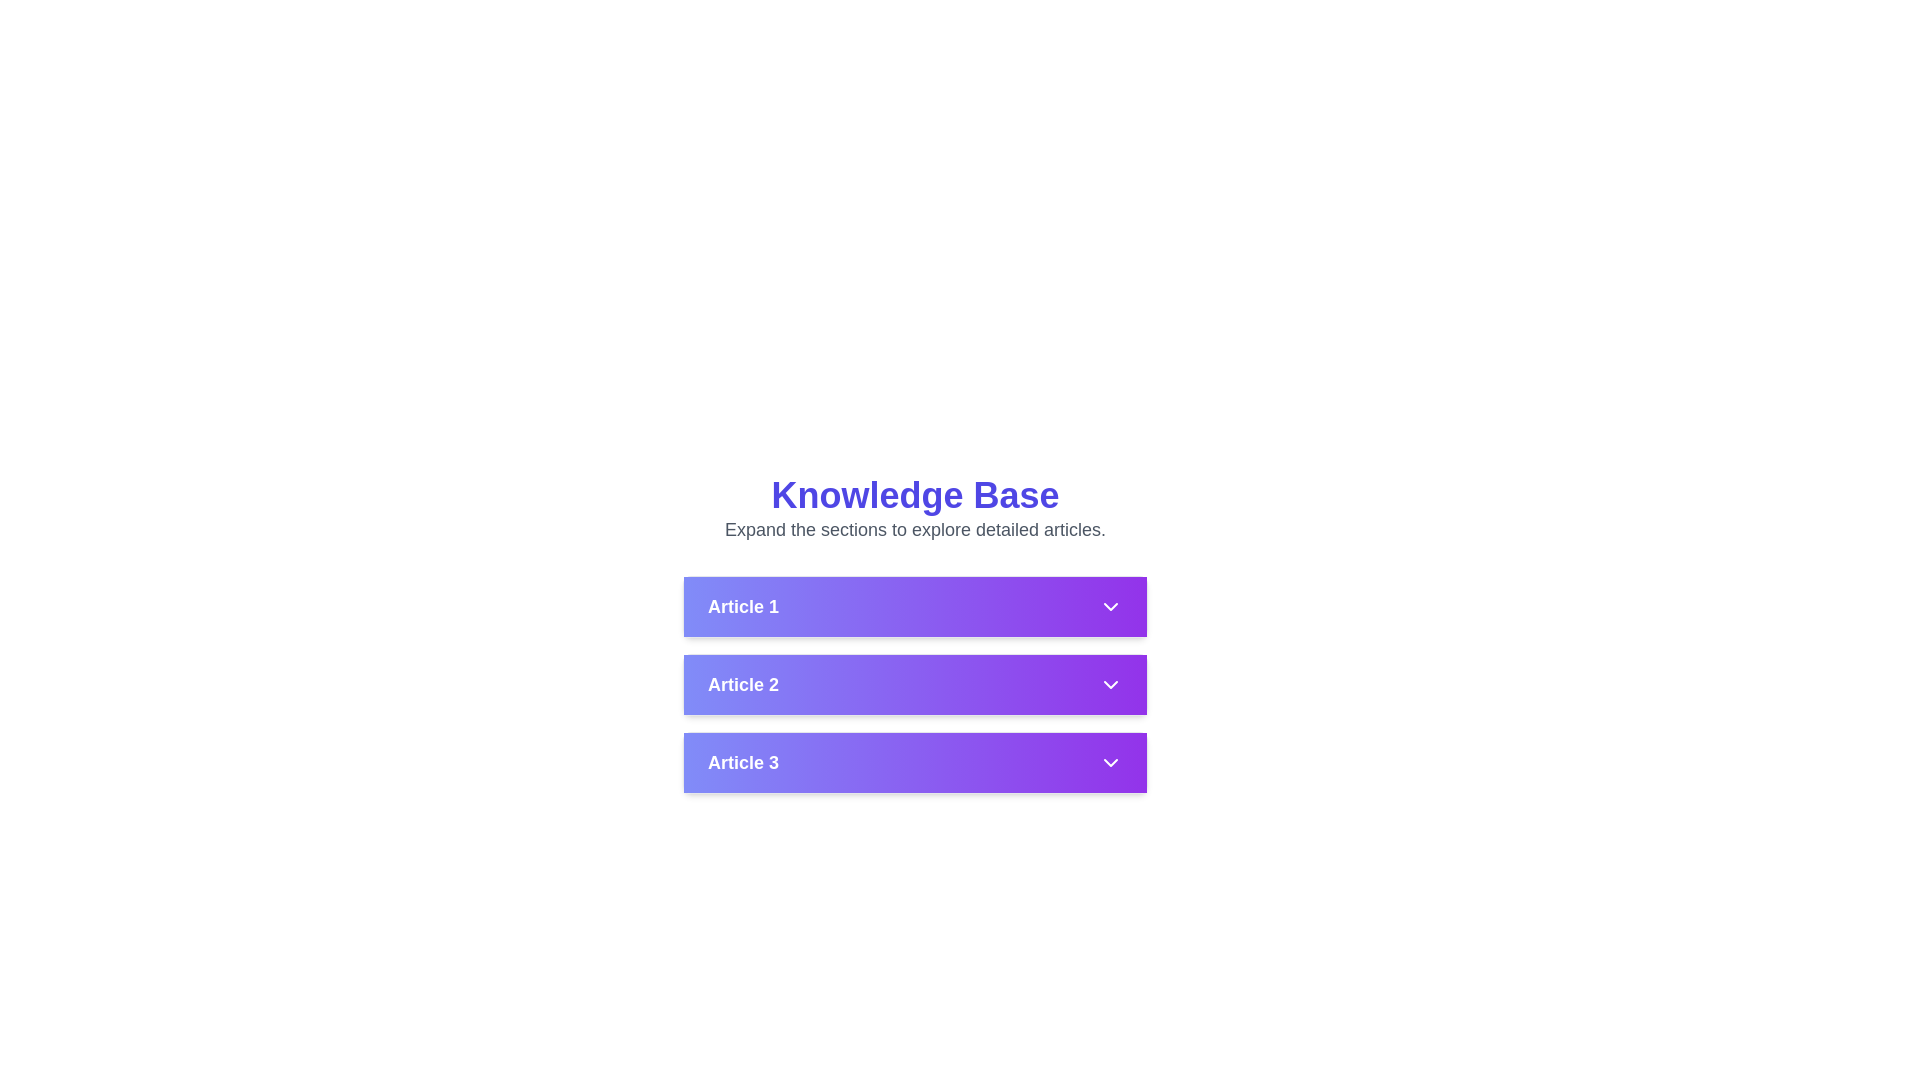 This screenshot has height=1080, width=1920. What do you see at coordinates (742, 684) in the screenshot?
I see `the text label displaying 'Article 2', which is styled in a large, bold, white font on a gradient background, to emphasize it` at bounding box center [742, 684].